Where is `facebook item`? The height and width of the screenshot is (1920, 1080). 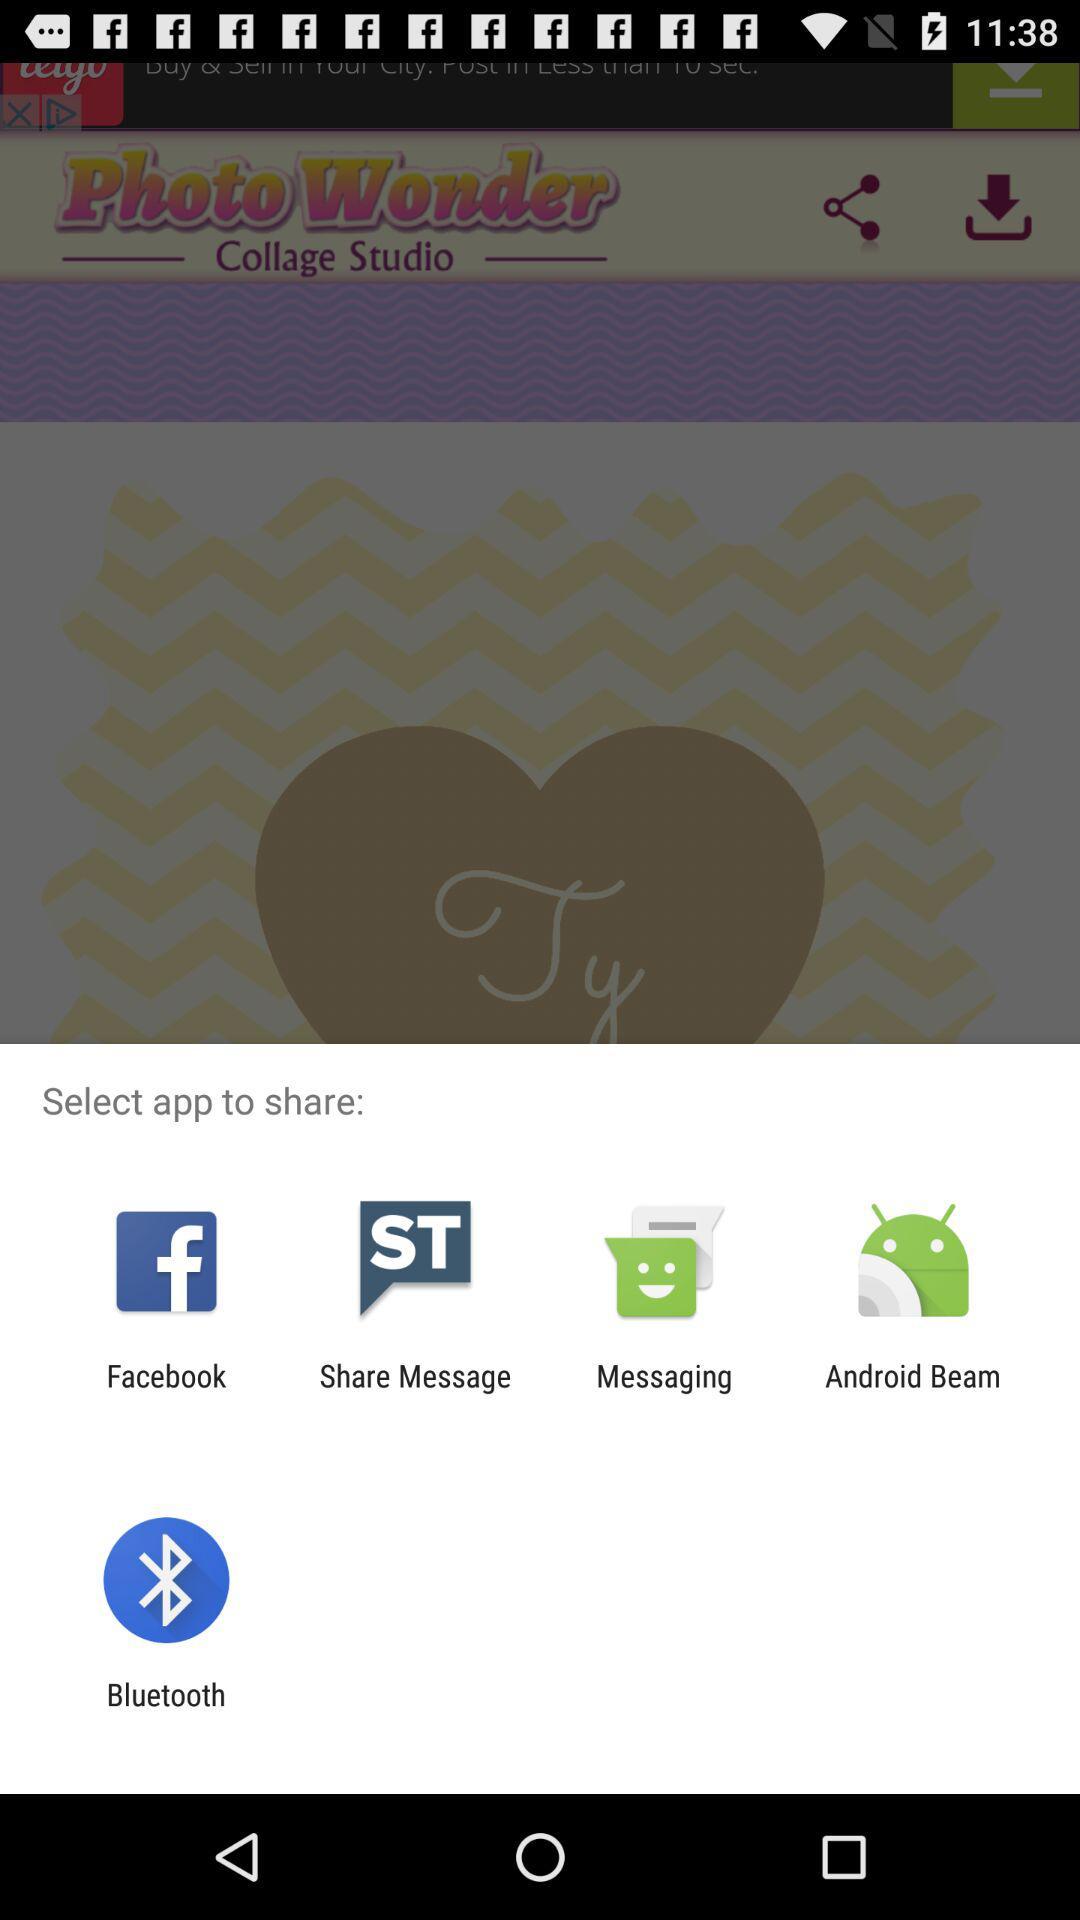
facebook item is located at coordinates (165, 1392).